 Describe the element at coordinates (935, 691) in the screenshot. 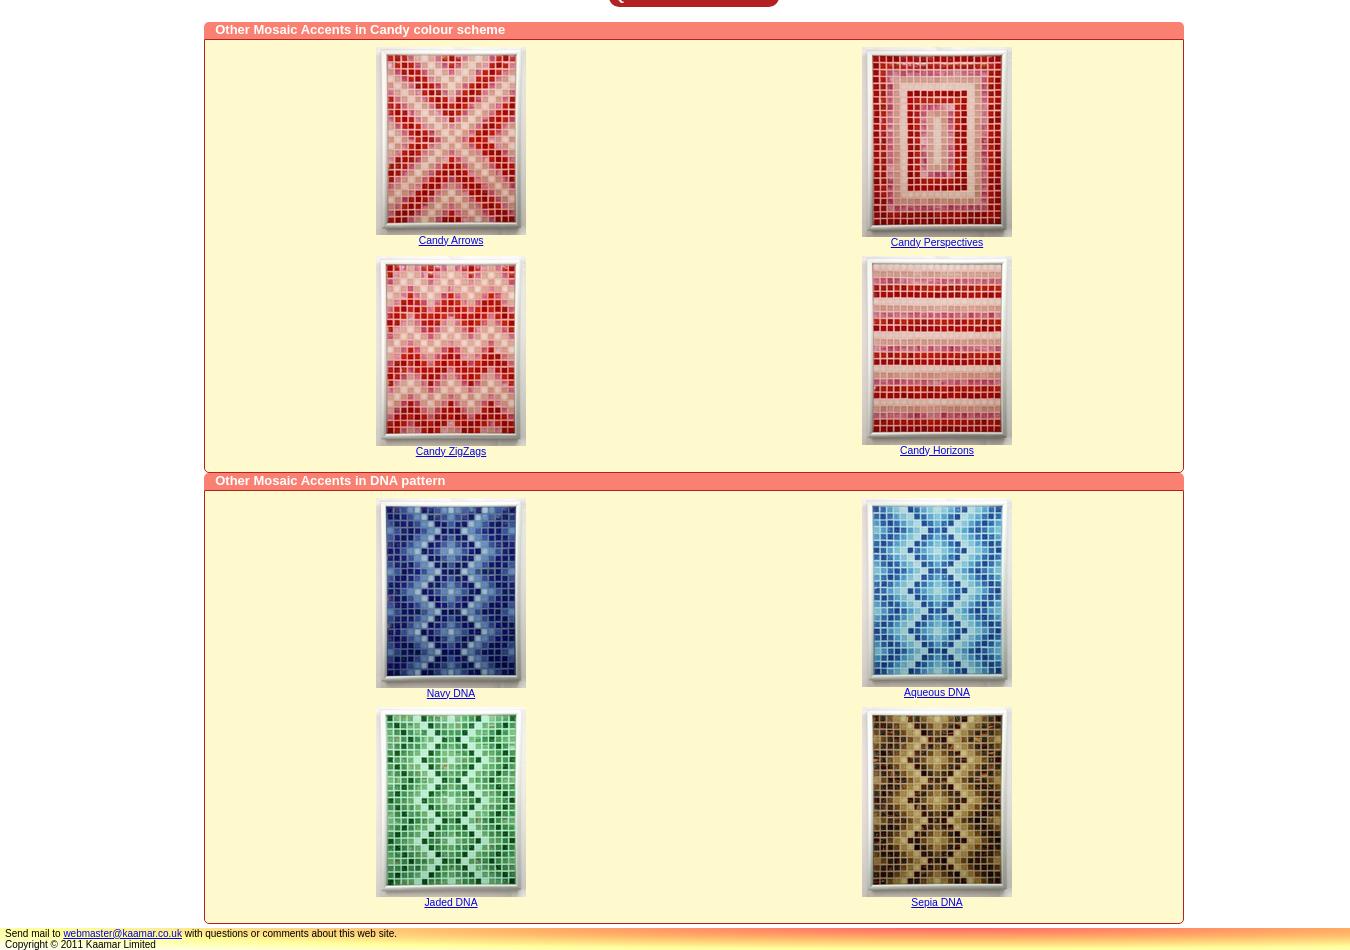

I see `'Aqueous DNA'` at that location.